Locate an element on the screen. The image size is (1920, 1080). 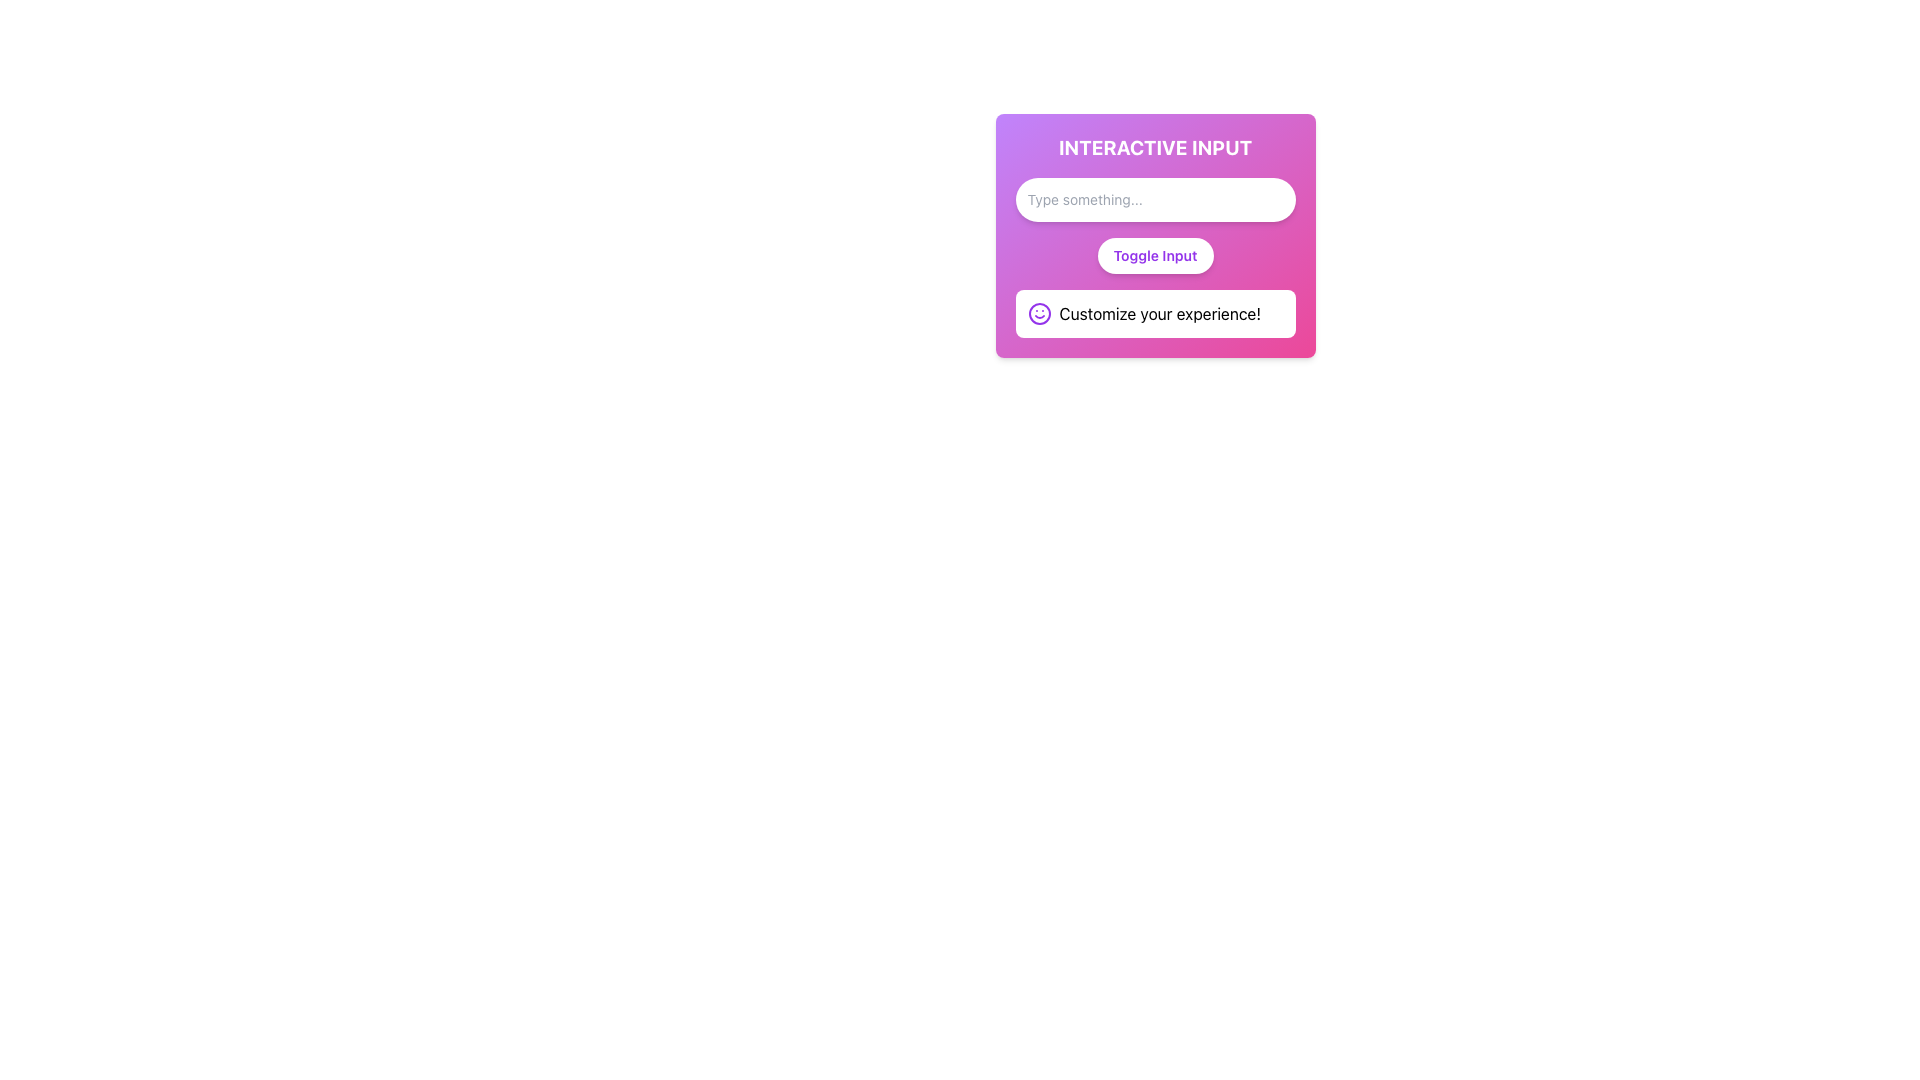
the 'Toggle Input' button, which has a white background and purple text is located at coordinates (1155, 254).